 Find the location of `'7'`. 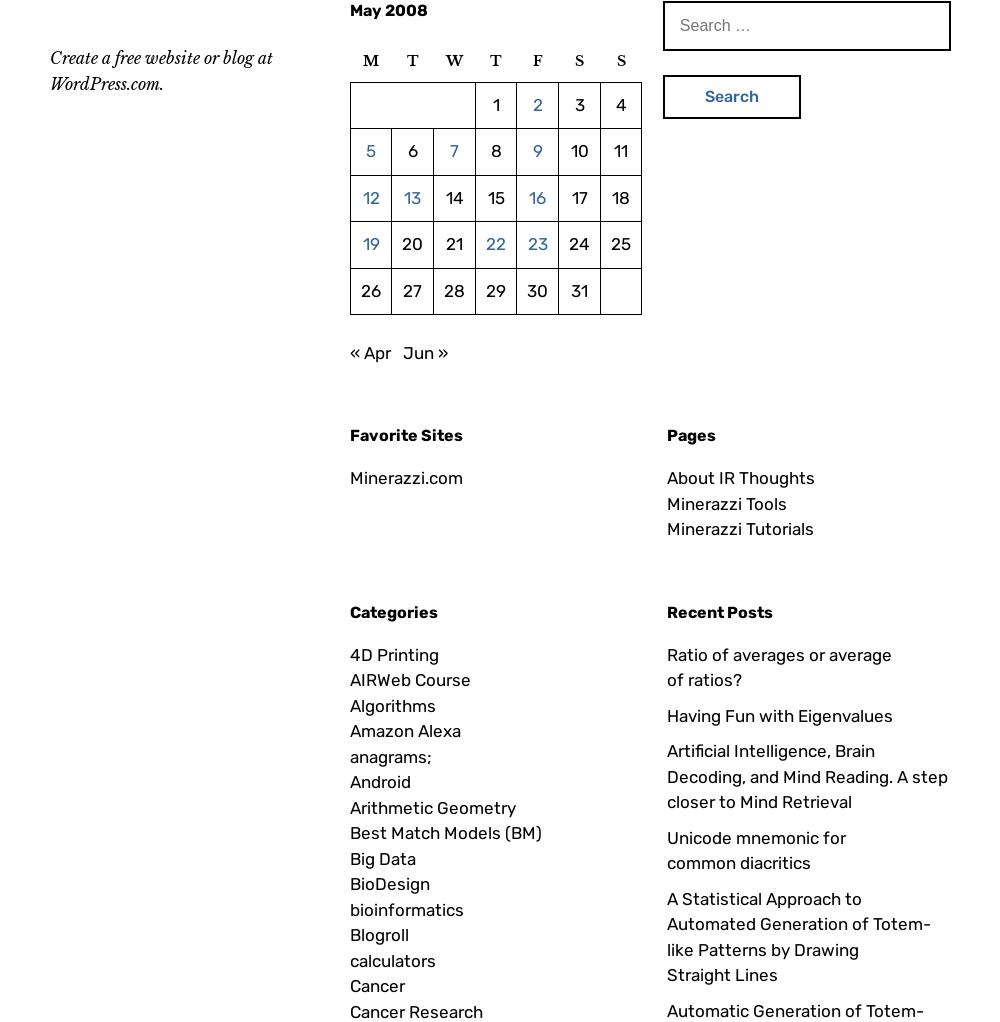

'7' is located at coordinates (453, 149).